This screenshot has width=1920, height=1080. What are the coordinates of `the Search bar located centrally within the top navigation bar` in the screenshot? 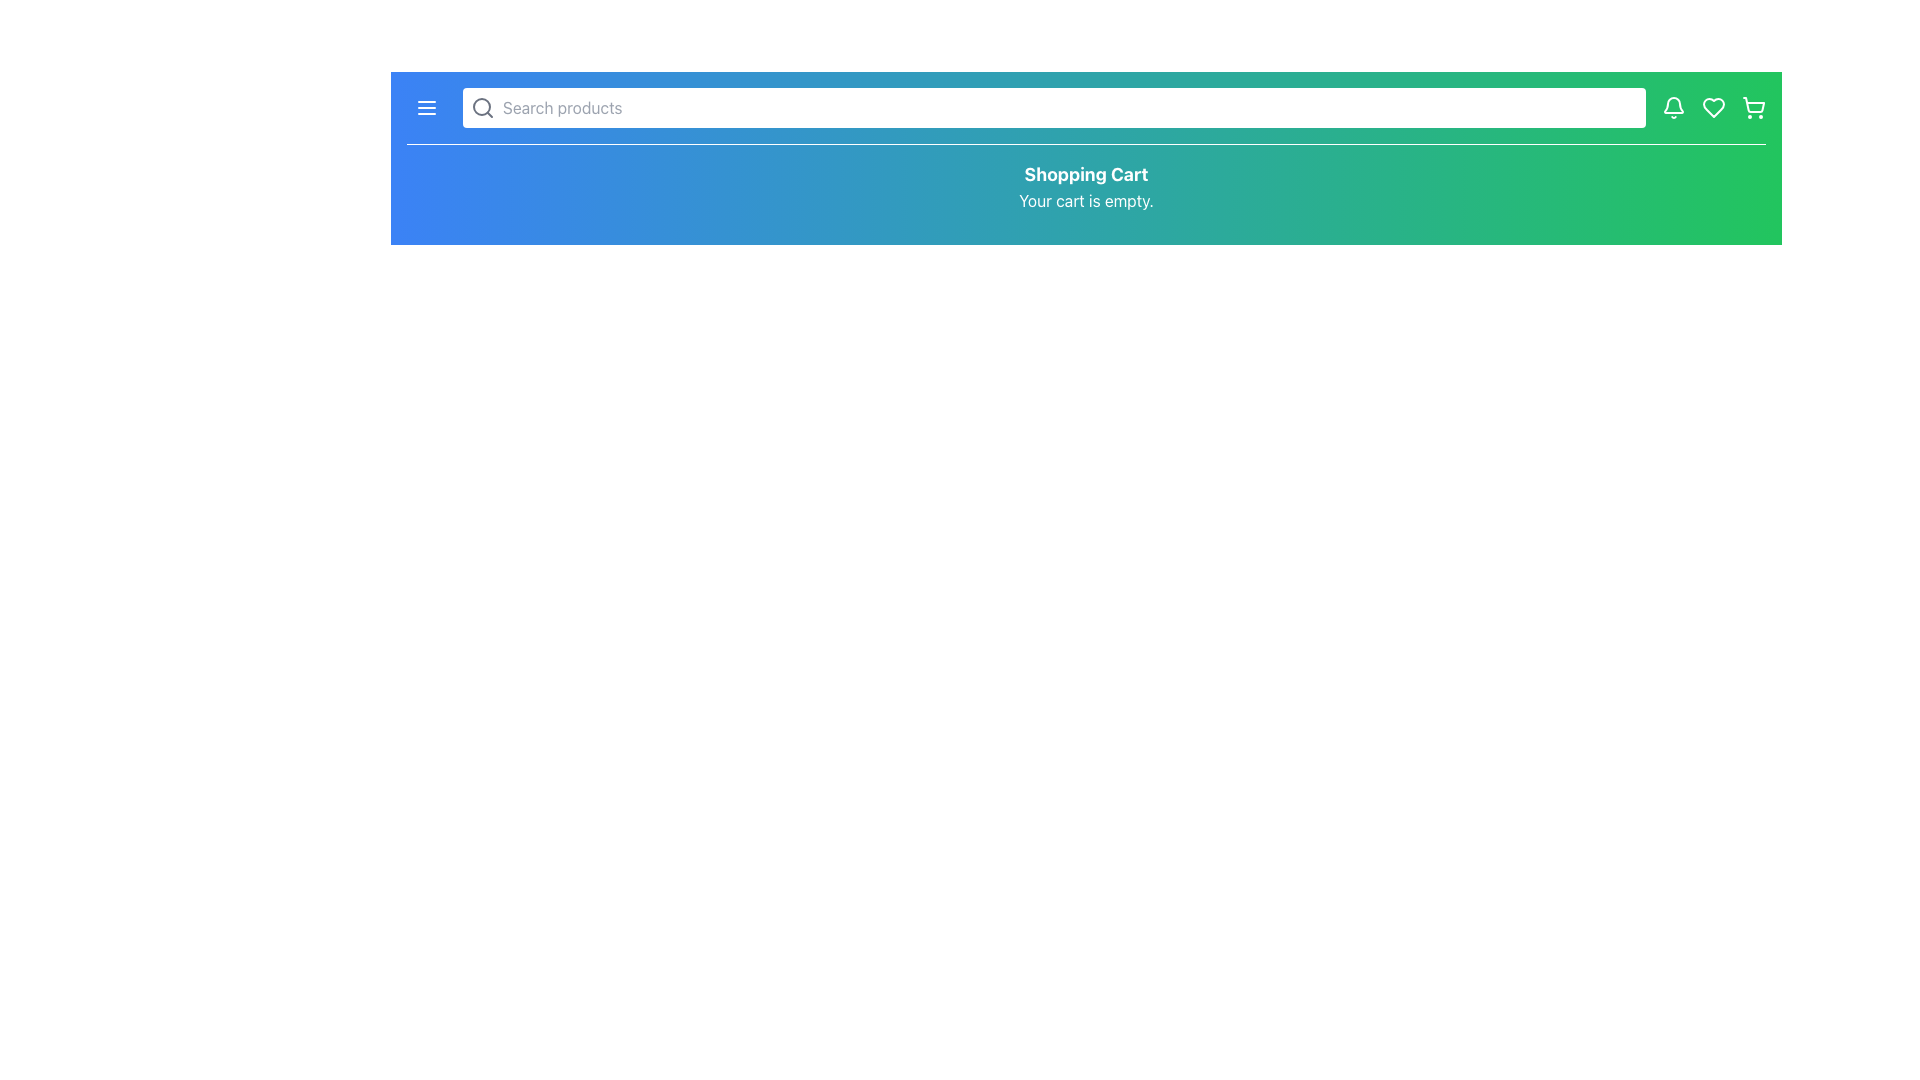 It's located at (1053, 108).